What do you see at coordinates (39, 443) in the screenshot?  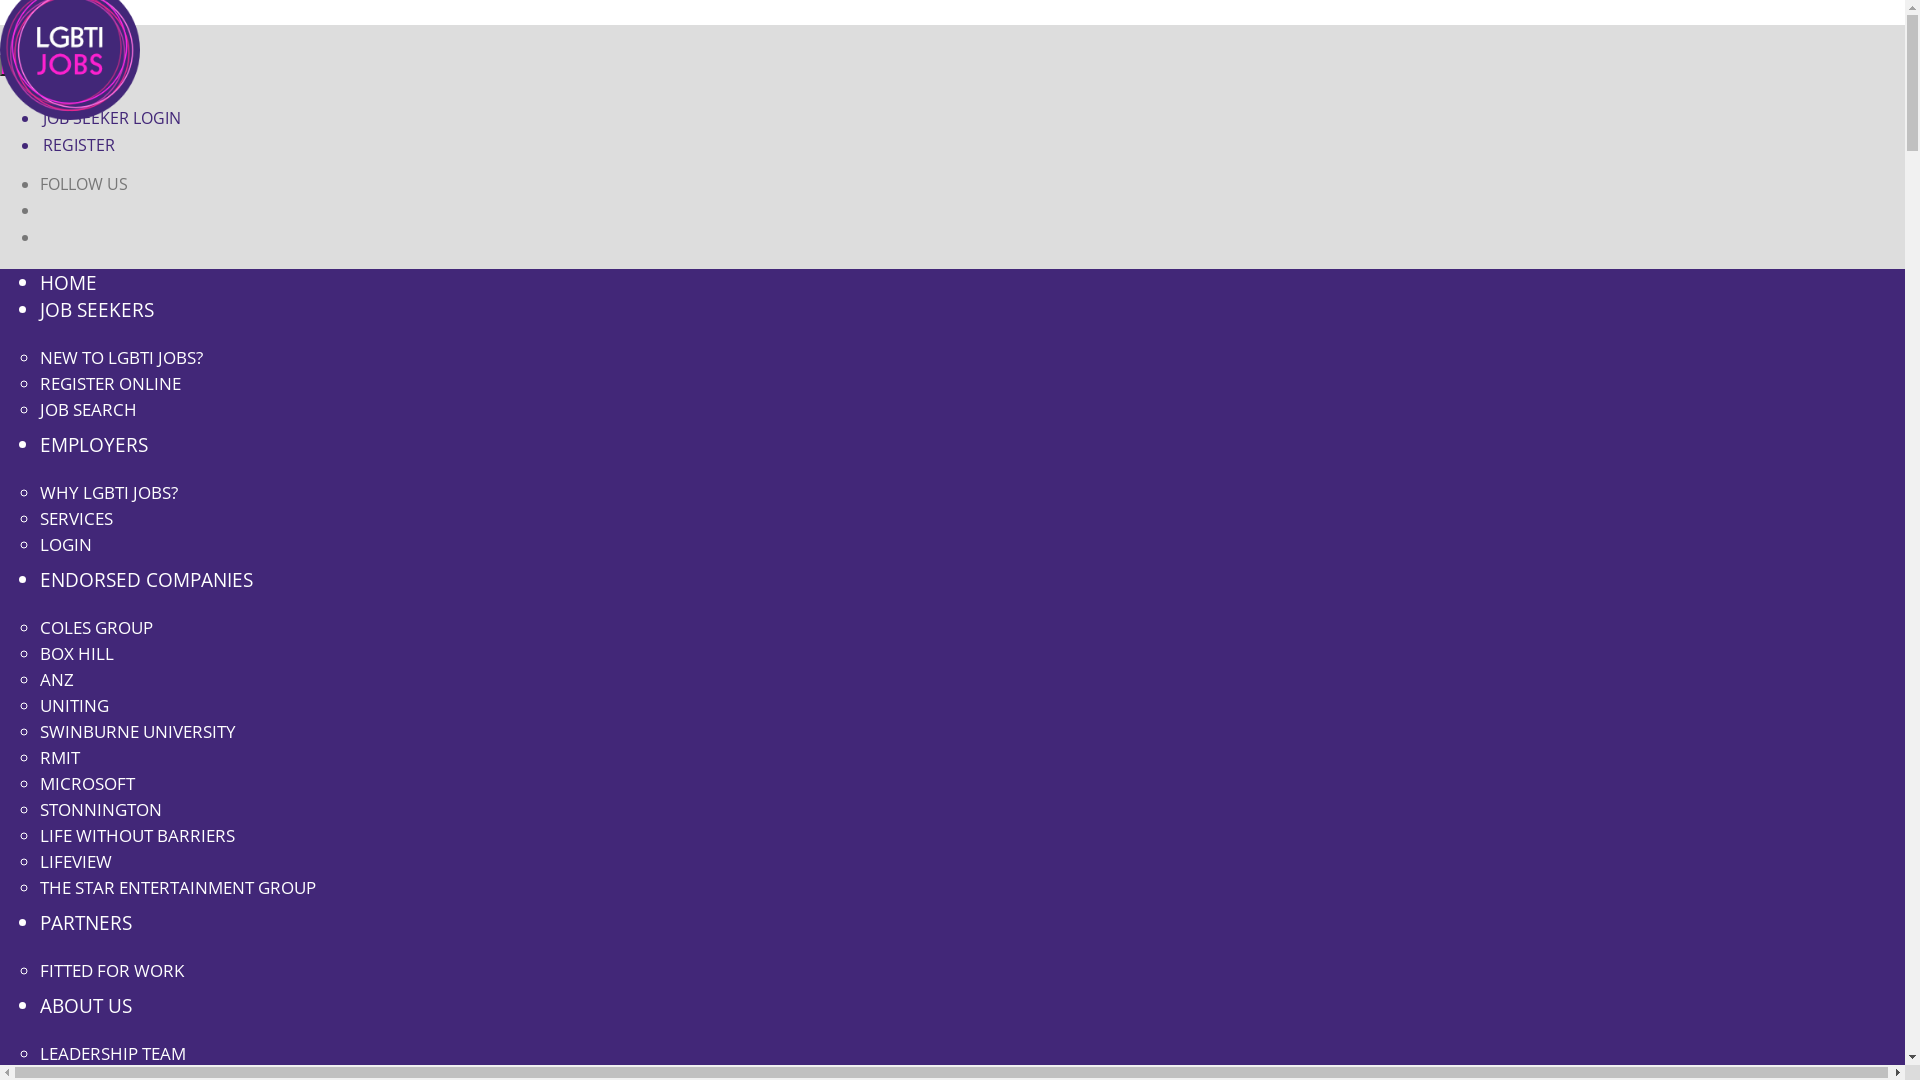 I see `'EMPLOYERS'` at bounding box center [39, 443].